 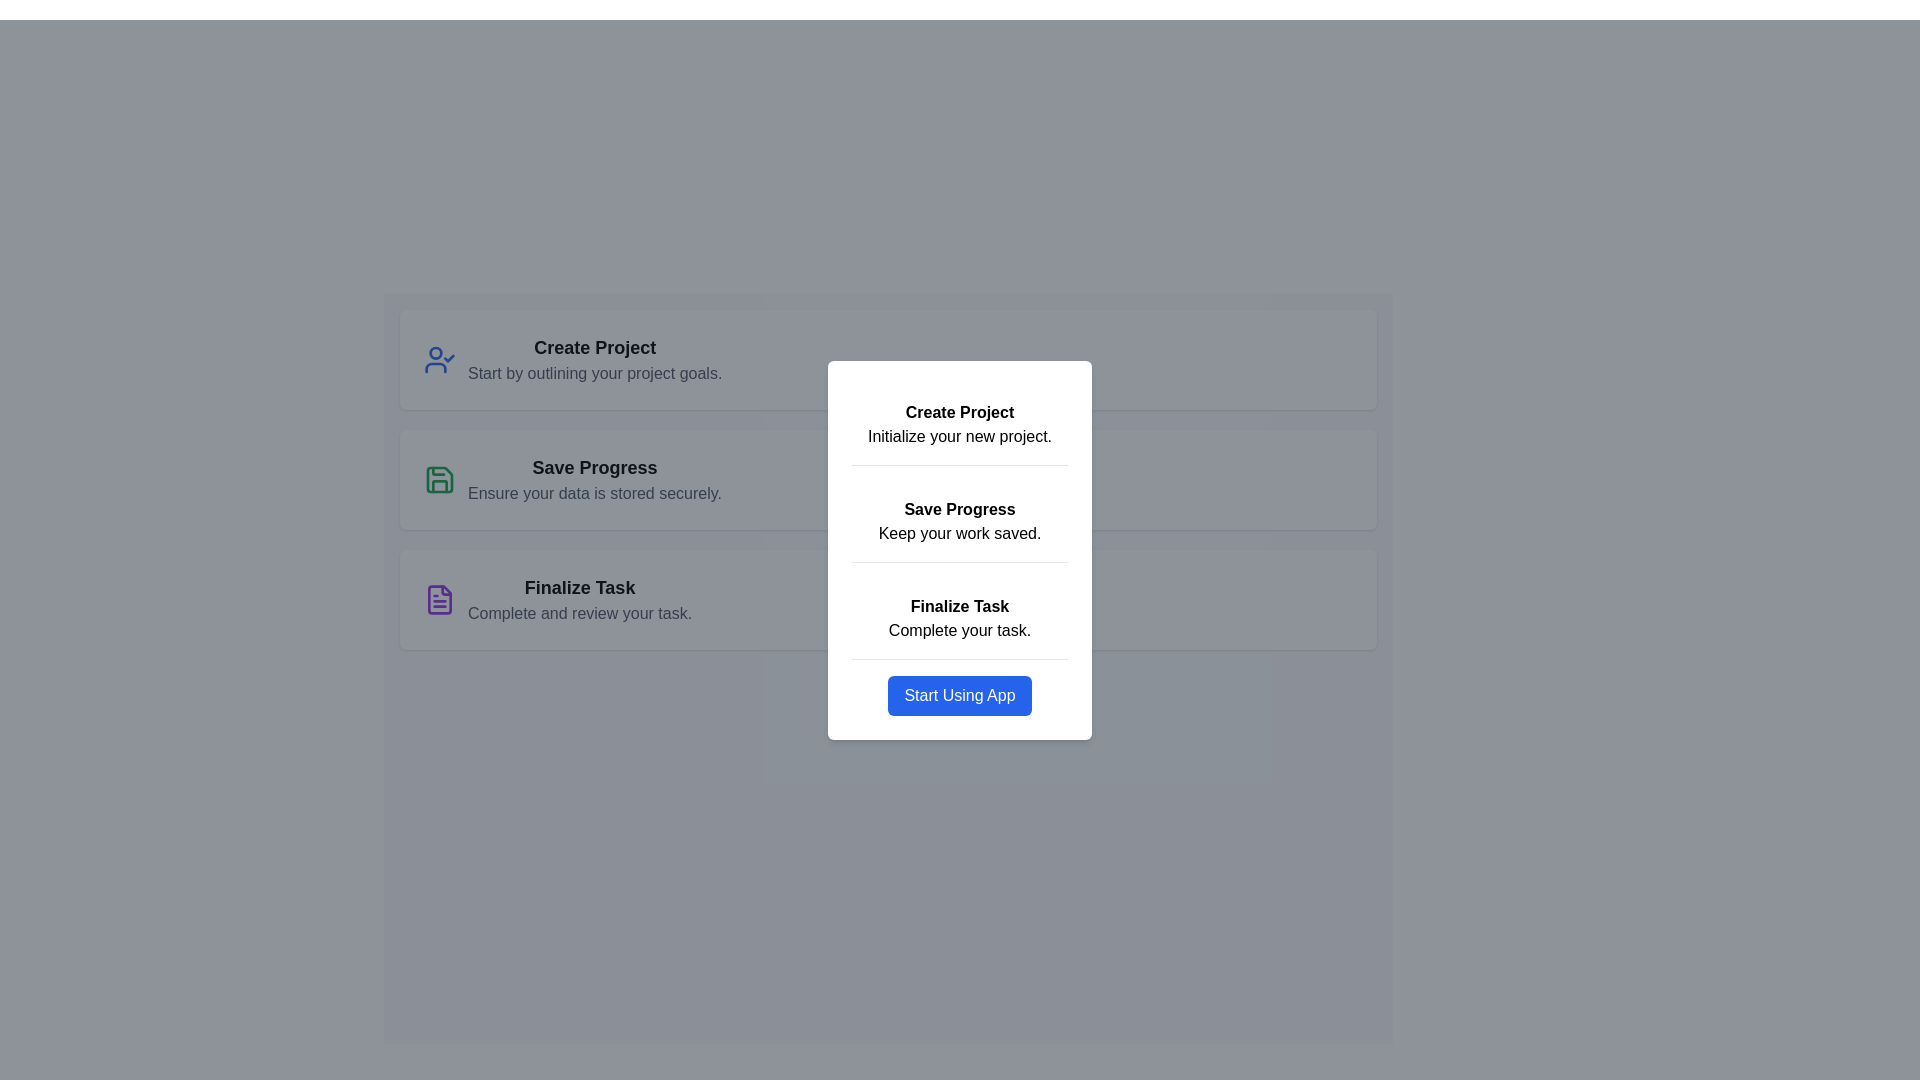 I want to click on the bolded text label displaying 'Save Progress', which is centrally positioned in the second section of a vertically arranged list, so click(x=960, y=508).